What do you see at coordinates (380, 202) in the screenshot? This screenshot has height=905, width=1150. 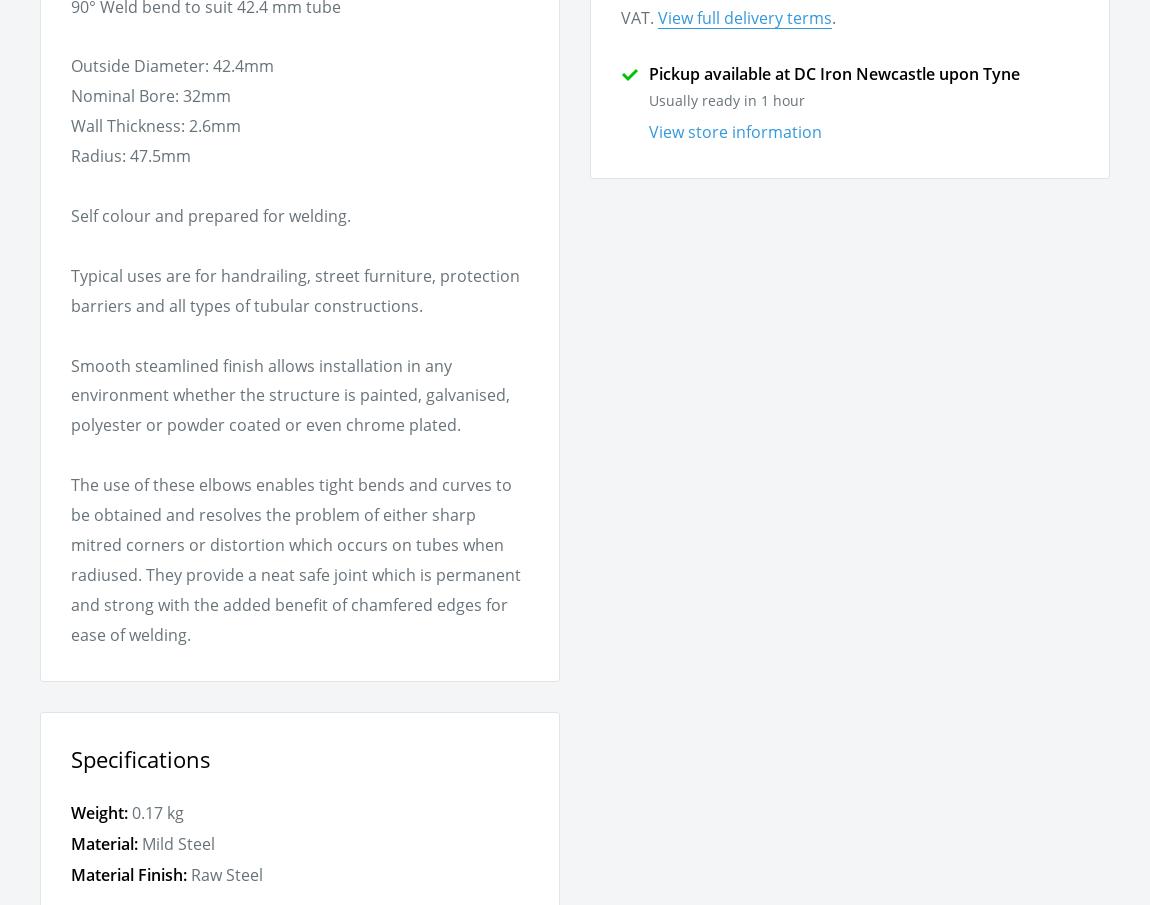 I see `'01914881112'` at bounding box center [380, 202].